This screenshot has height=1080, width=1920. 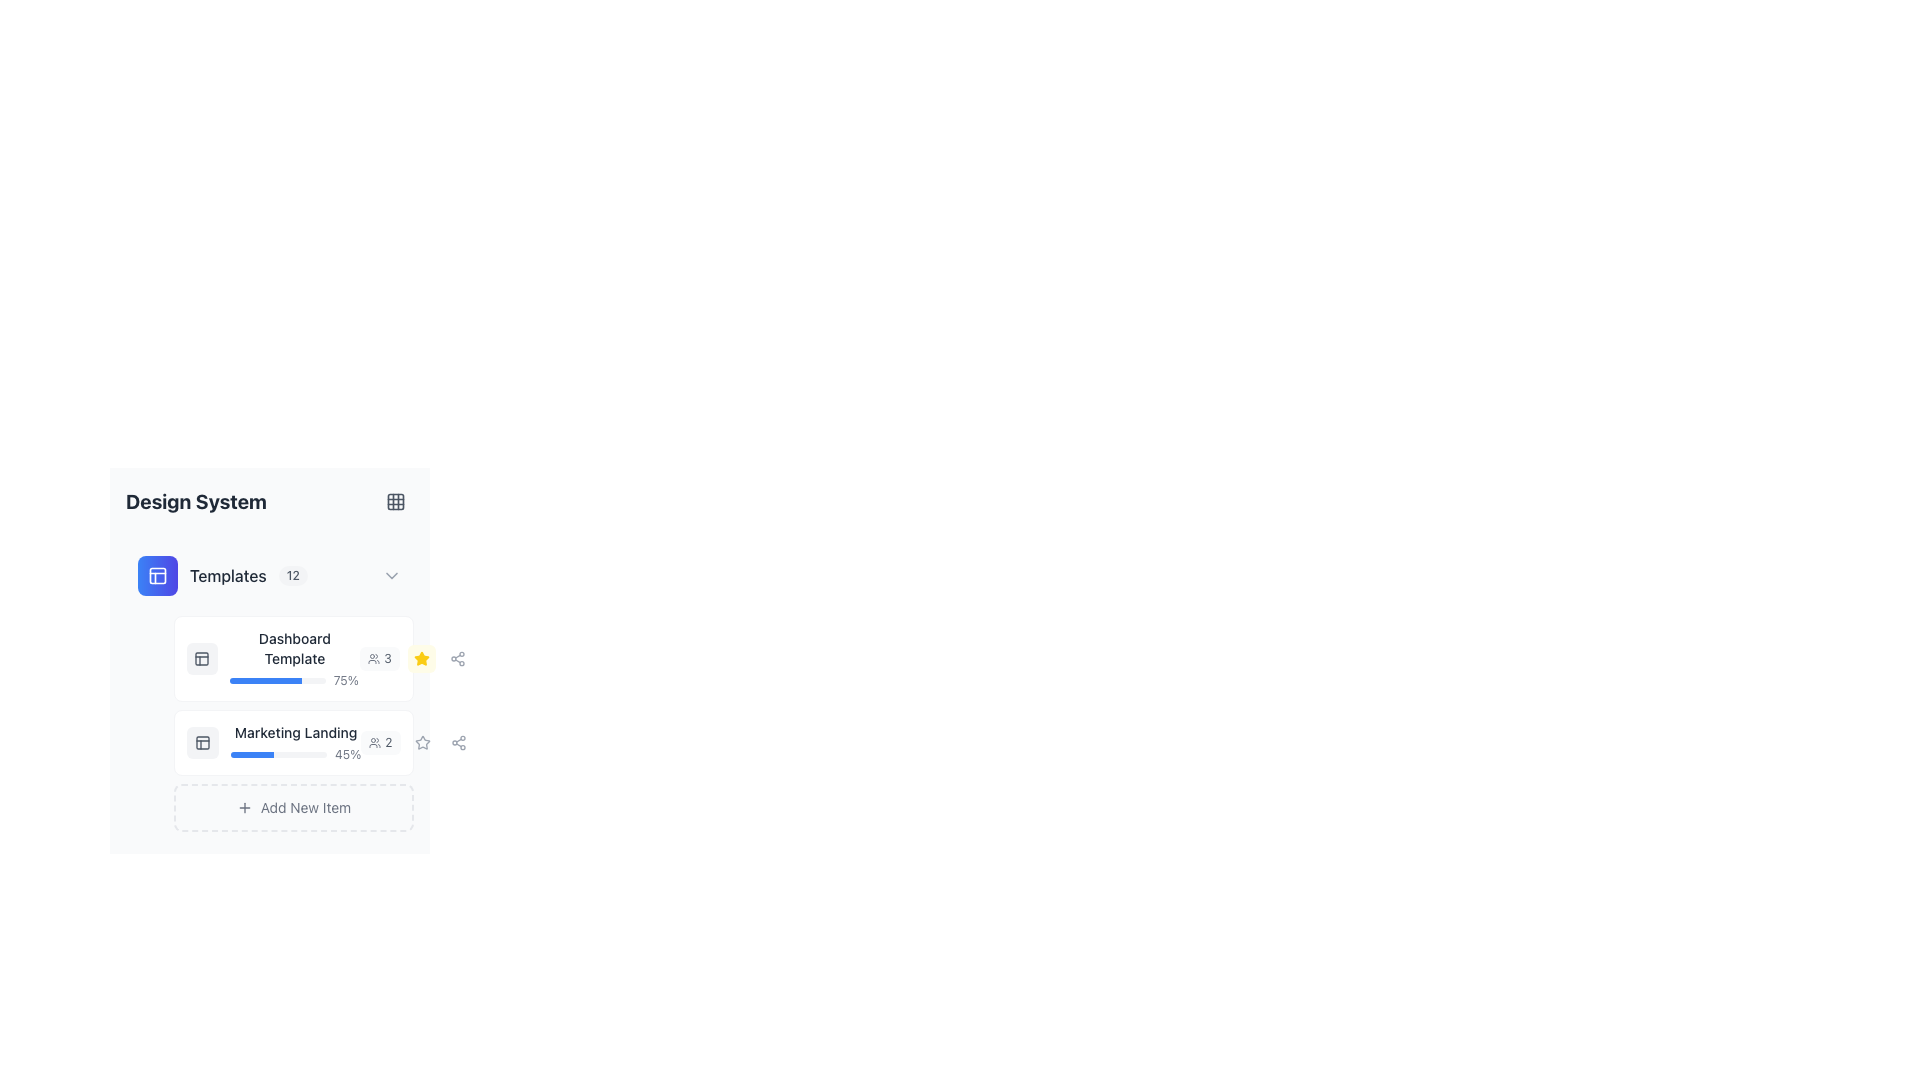 I want to click on the Progress Indicator displaying '75%' that is located below the 'Dashboard Template' text in a card-like UI section, so click(x=293, y=680).